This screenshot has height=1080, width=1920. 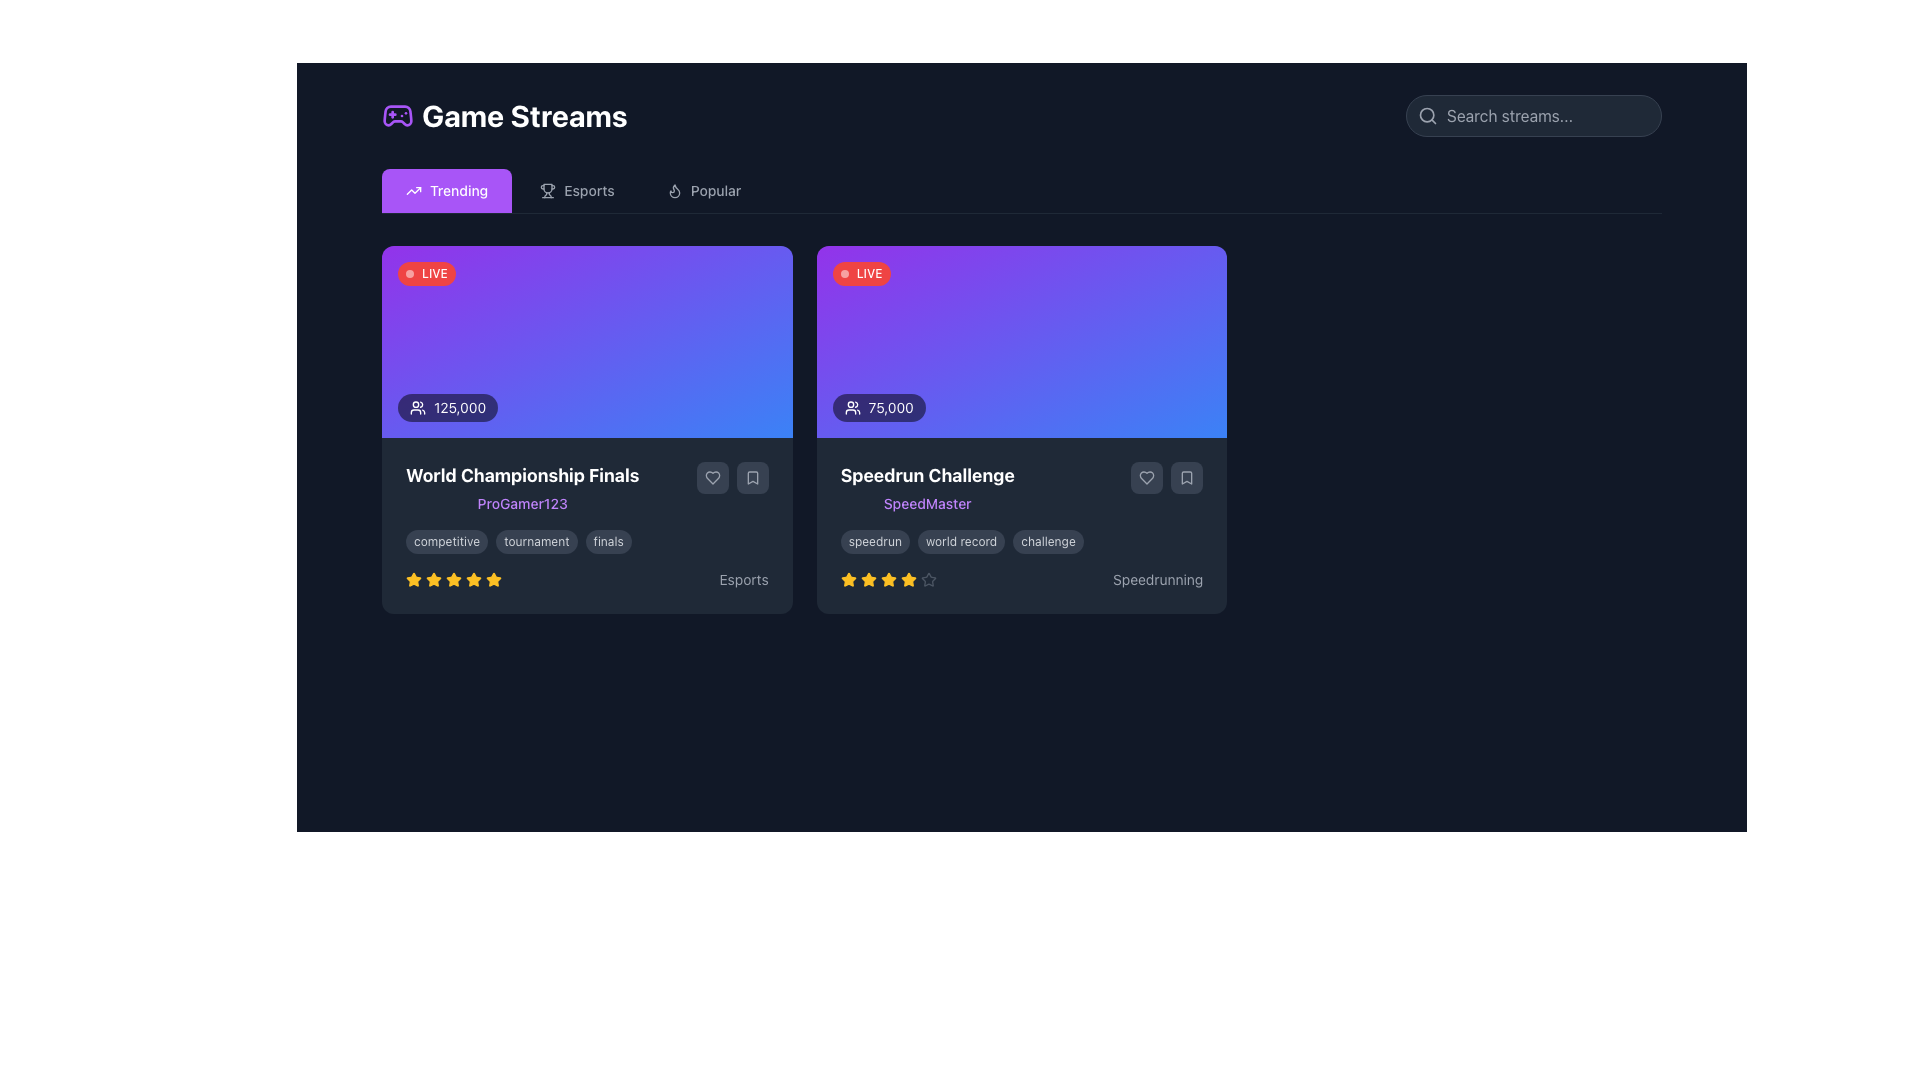 What do you see at coordinates (588, 191) in the screenshot?
I see `the 'Esports' text label located in the navigation bar next to the trophy icon` at bounding box center [588, 191].